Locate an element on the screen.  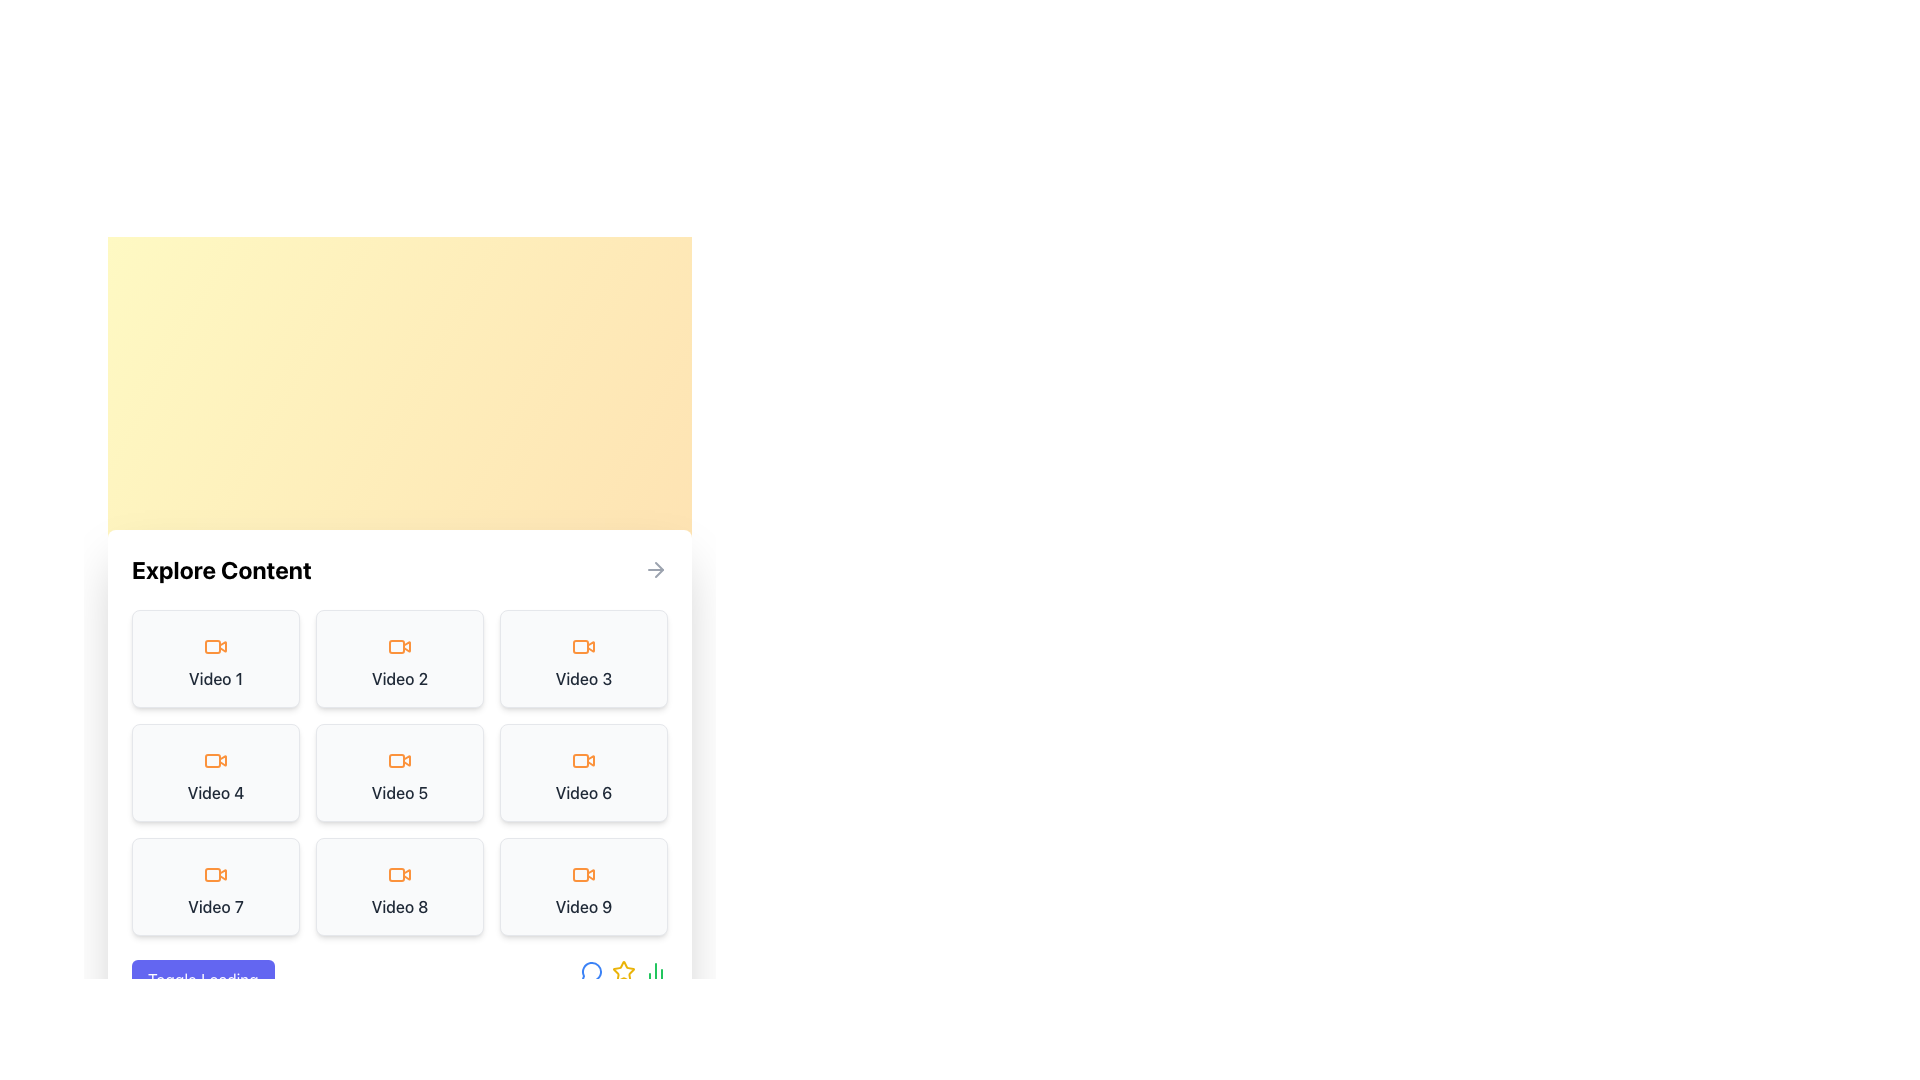
the orange rounded rectangle icon, which is the seventh video indicator under the 'Explore Content' section is located at coordinates (212, 874).